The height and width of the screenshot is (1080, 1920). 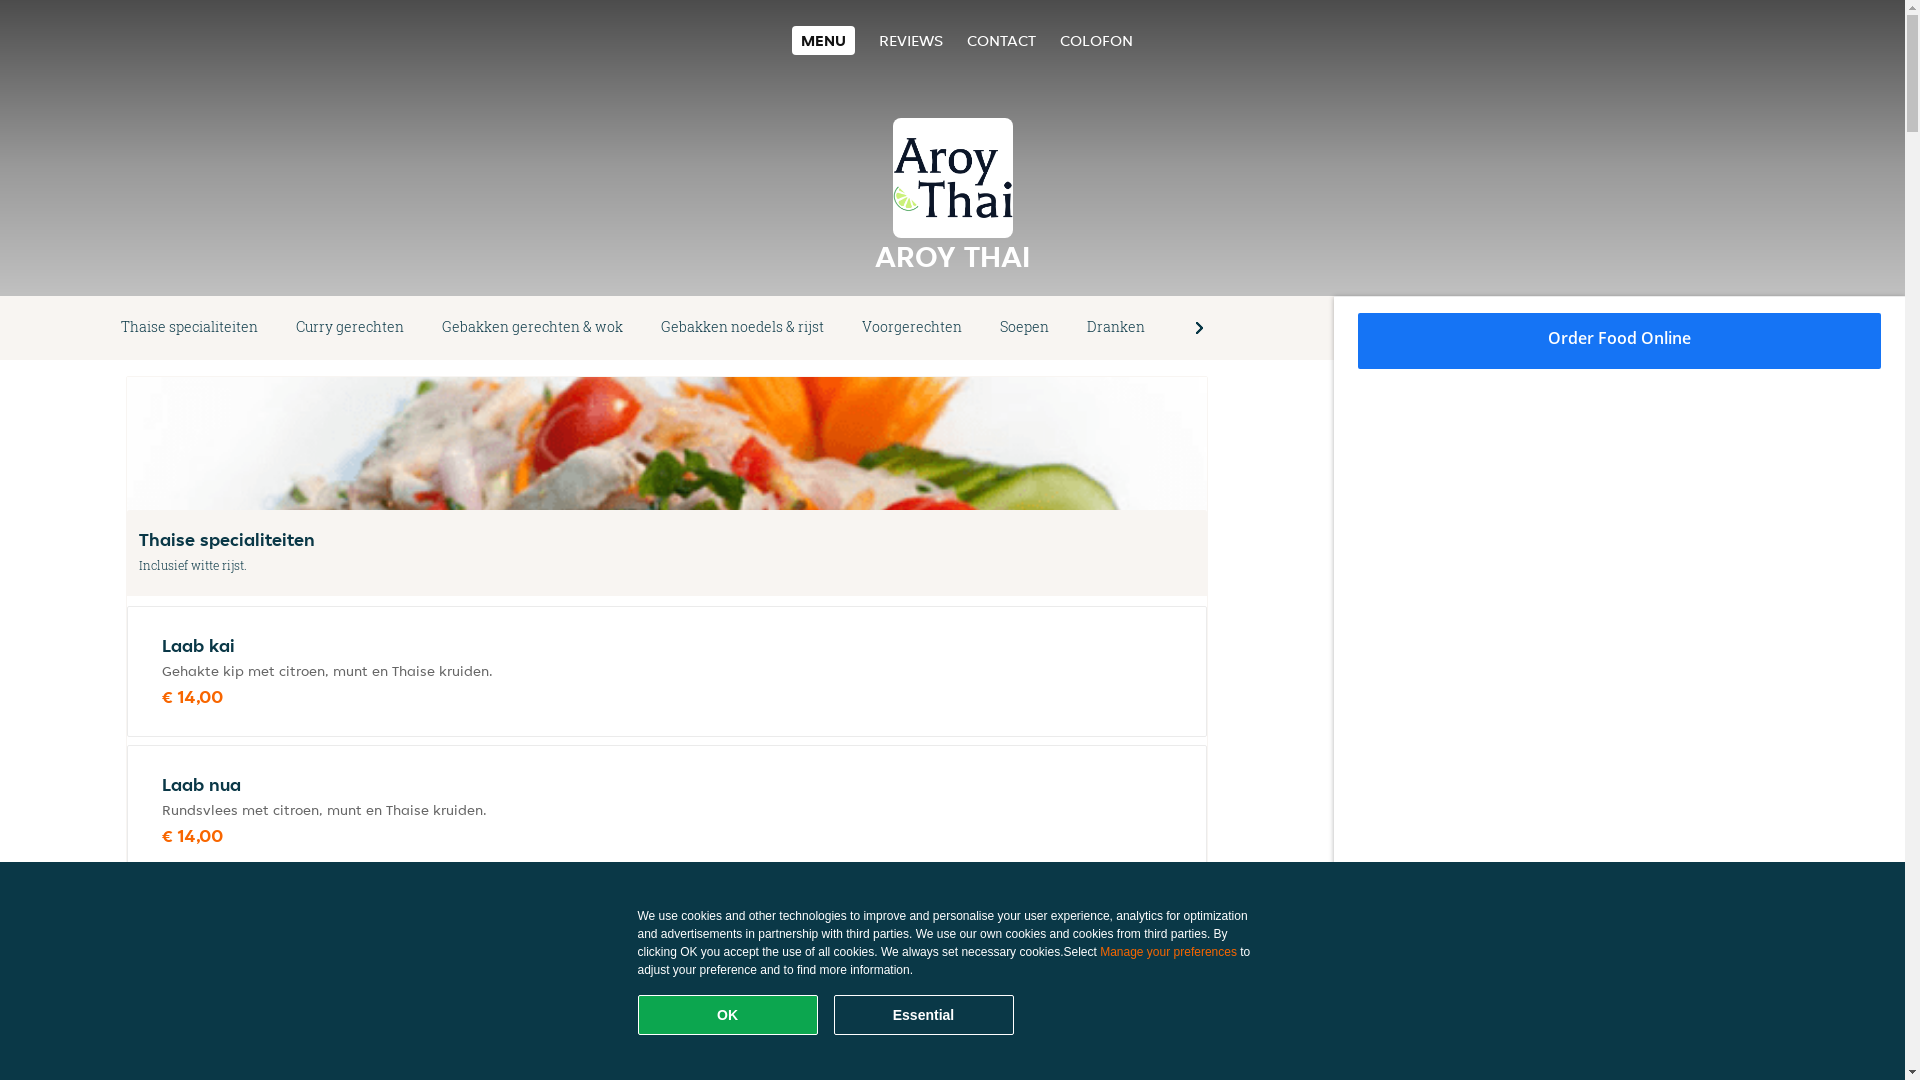 What do you see at coordinates (823, 40) in the screenshot?
I see `'MENU'` at bounding box center [823, 40].